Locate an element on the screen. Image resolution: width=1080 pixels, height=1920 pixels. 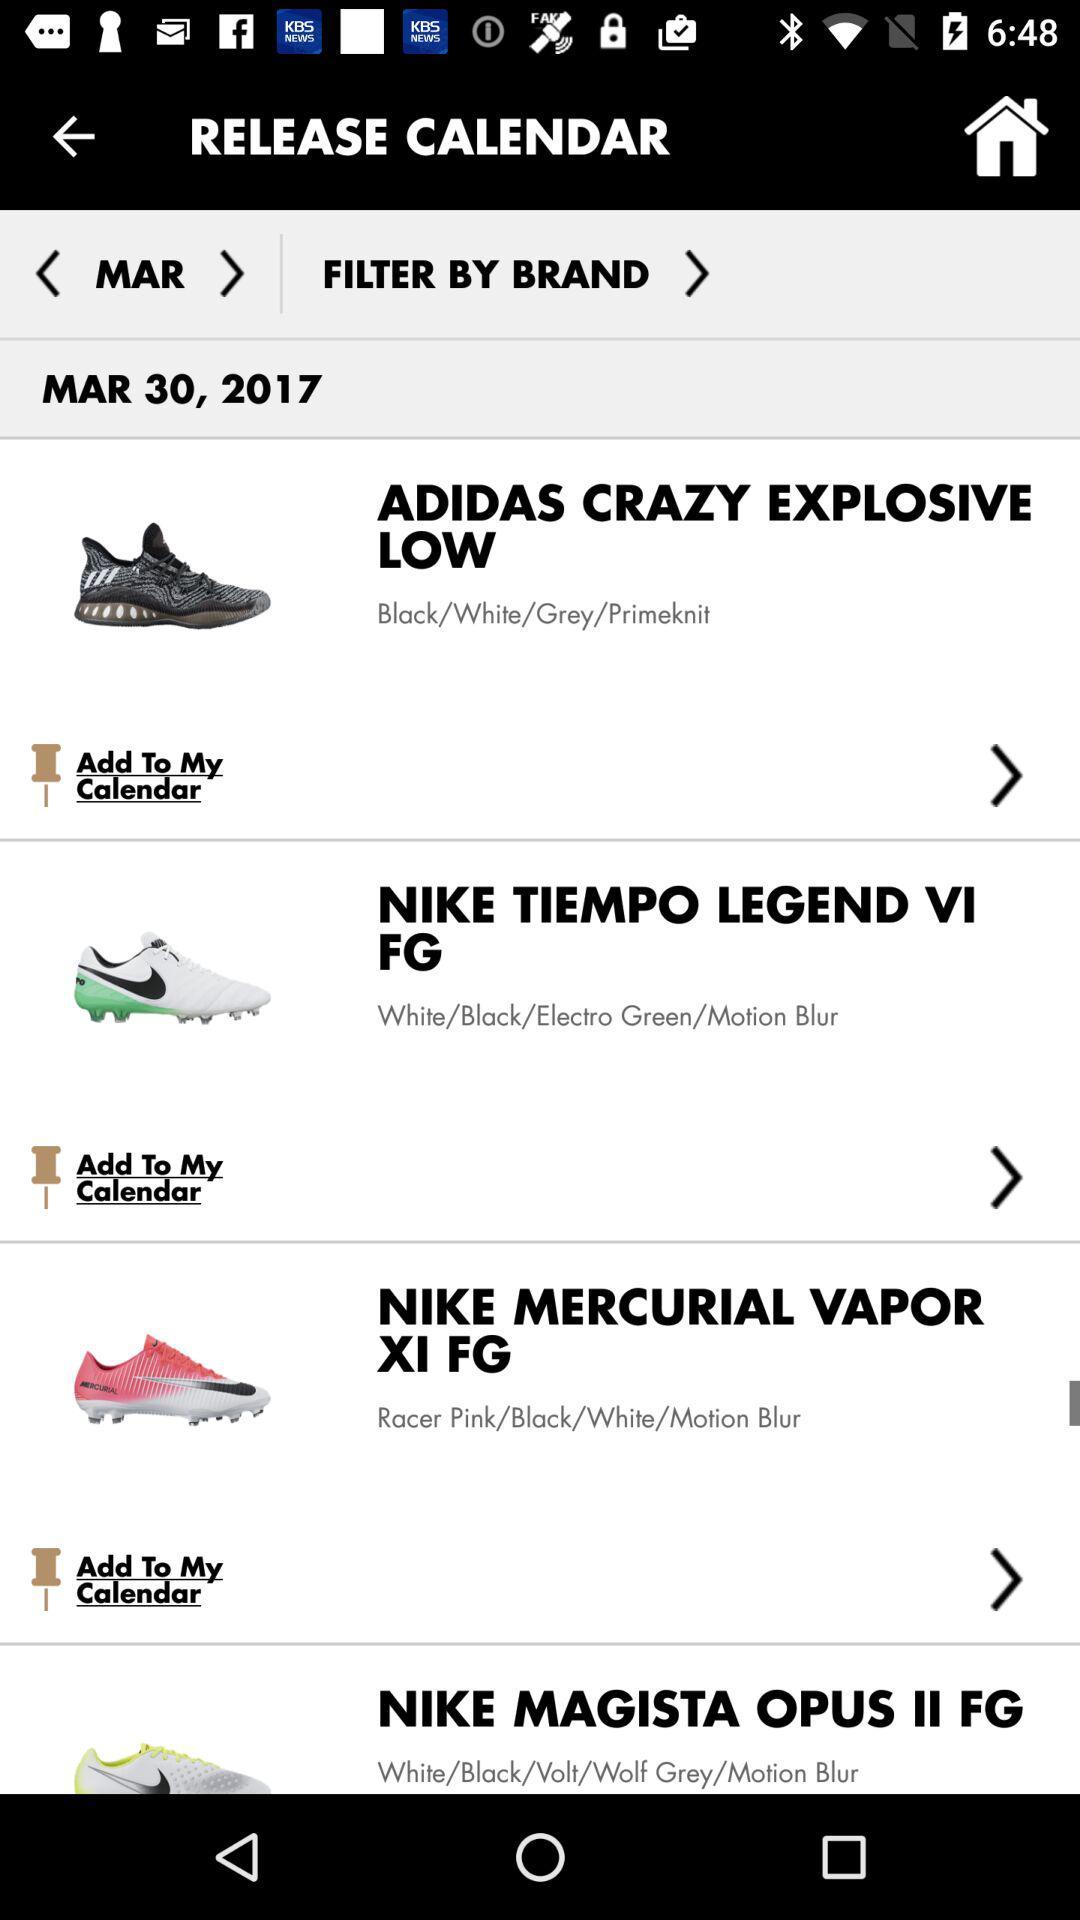
change month to april is located at coordinates (231, 272).